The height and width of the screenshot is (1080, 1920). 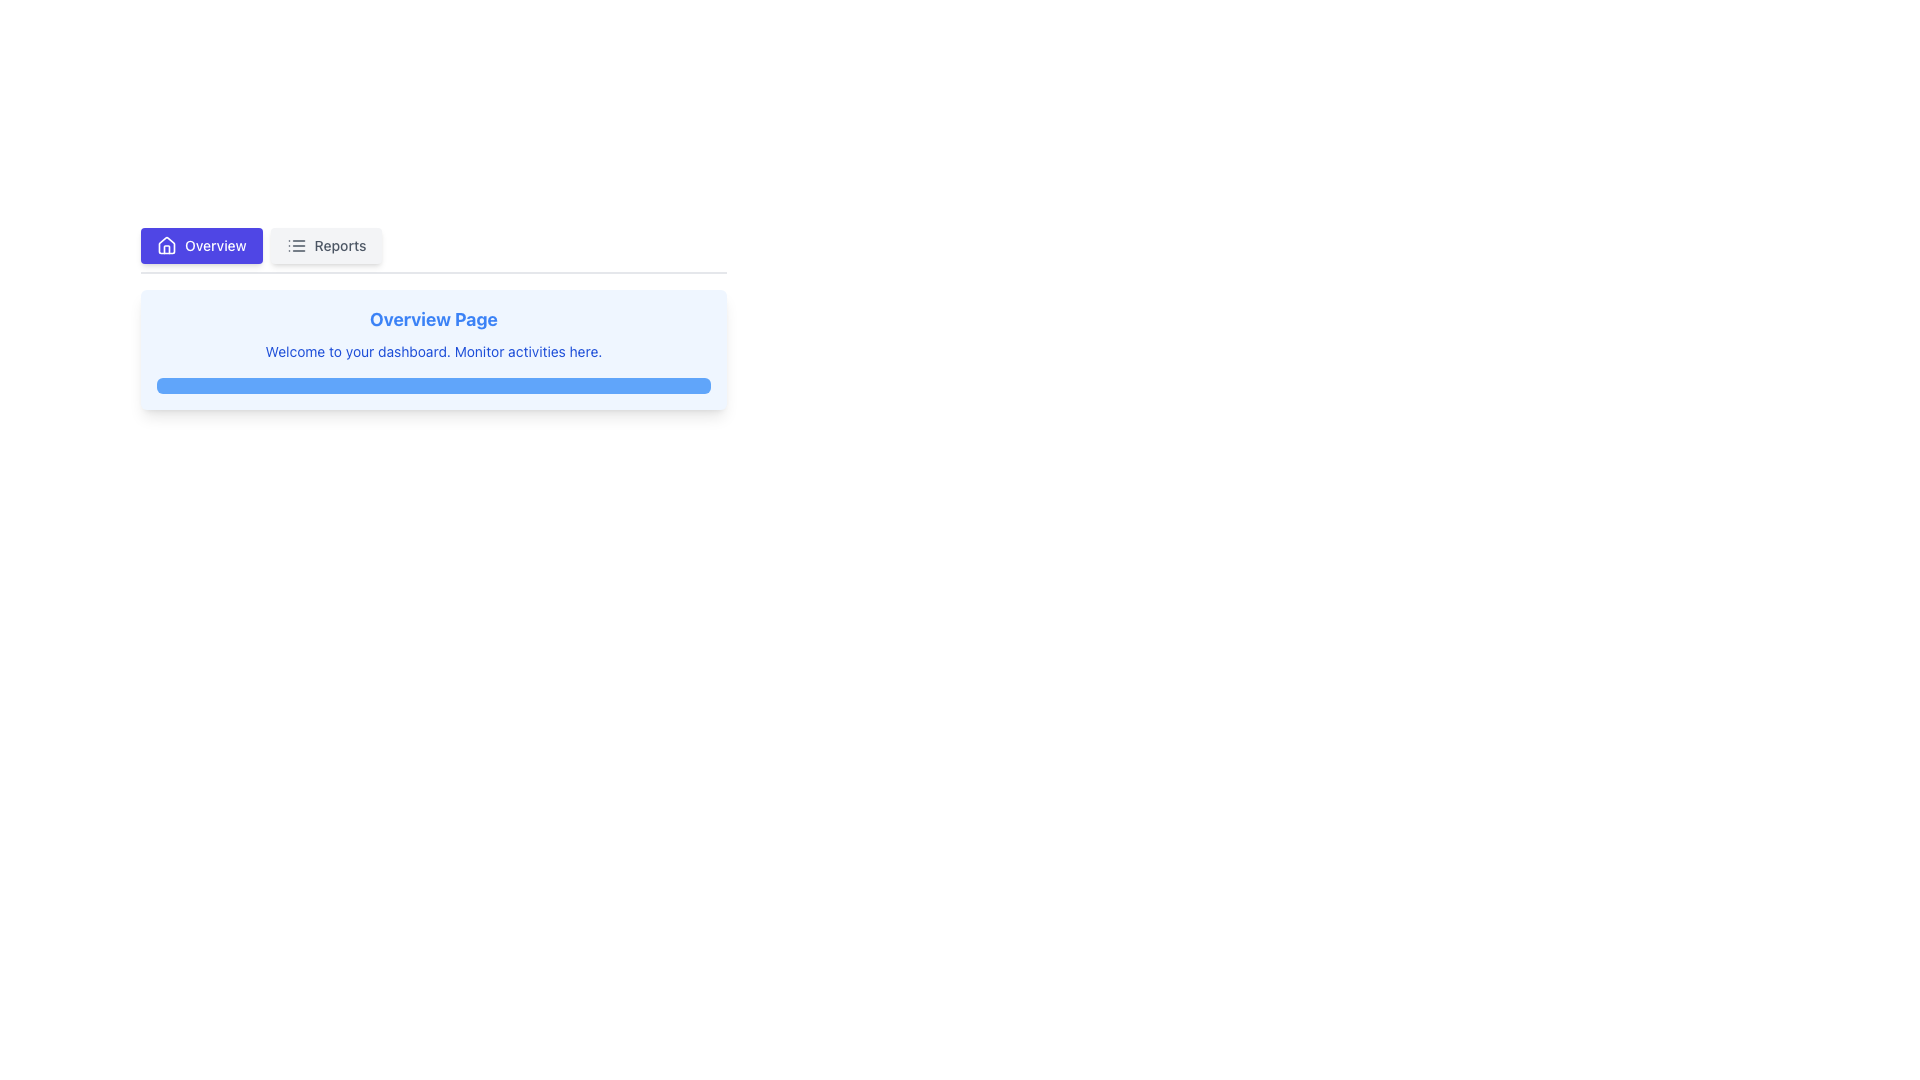 What do you see at coordinates (167, 245) in the screenshot?
I see `the house icon located in the 'Overview' tab, which is positioned to the left of the 'Overview' text and has a blue background` at bounding box center [167, 245].